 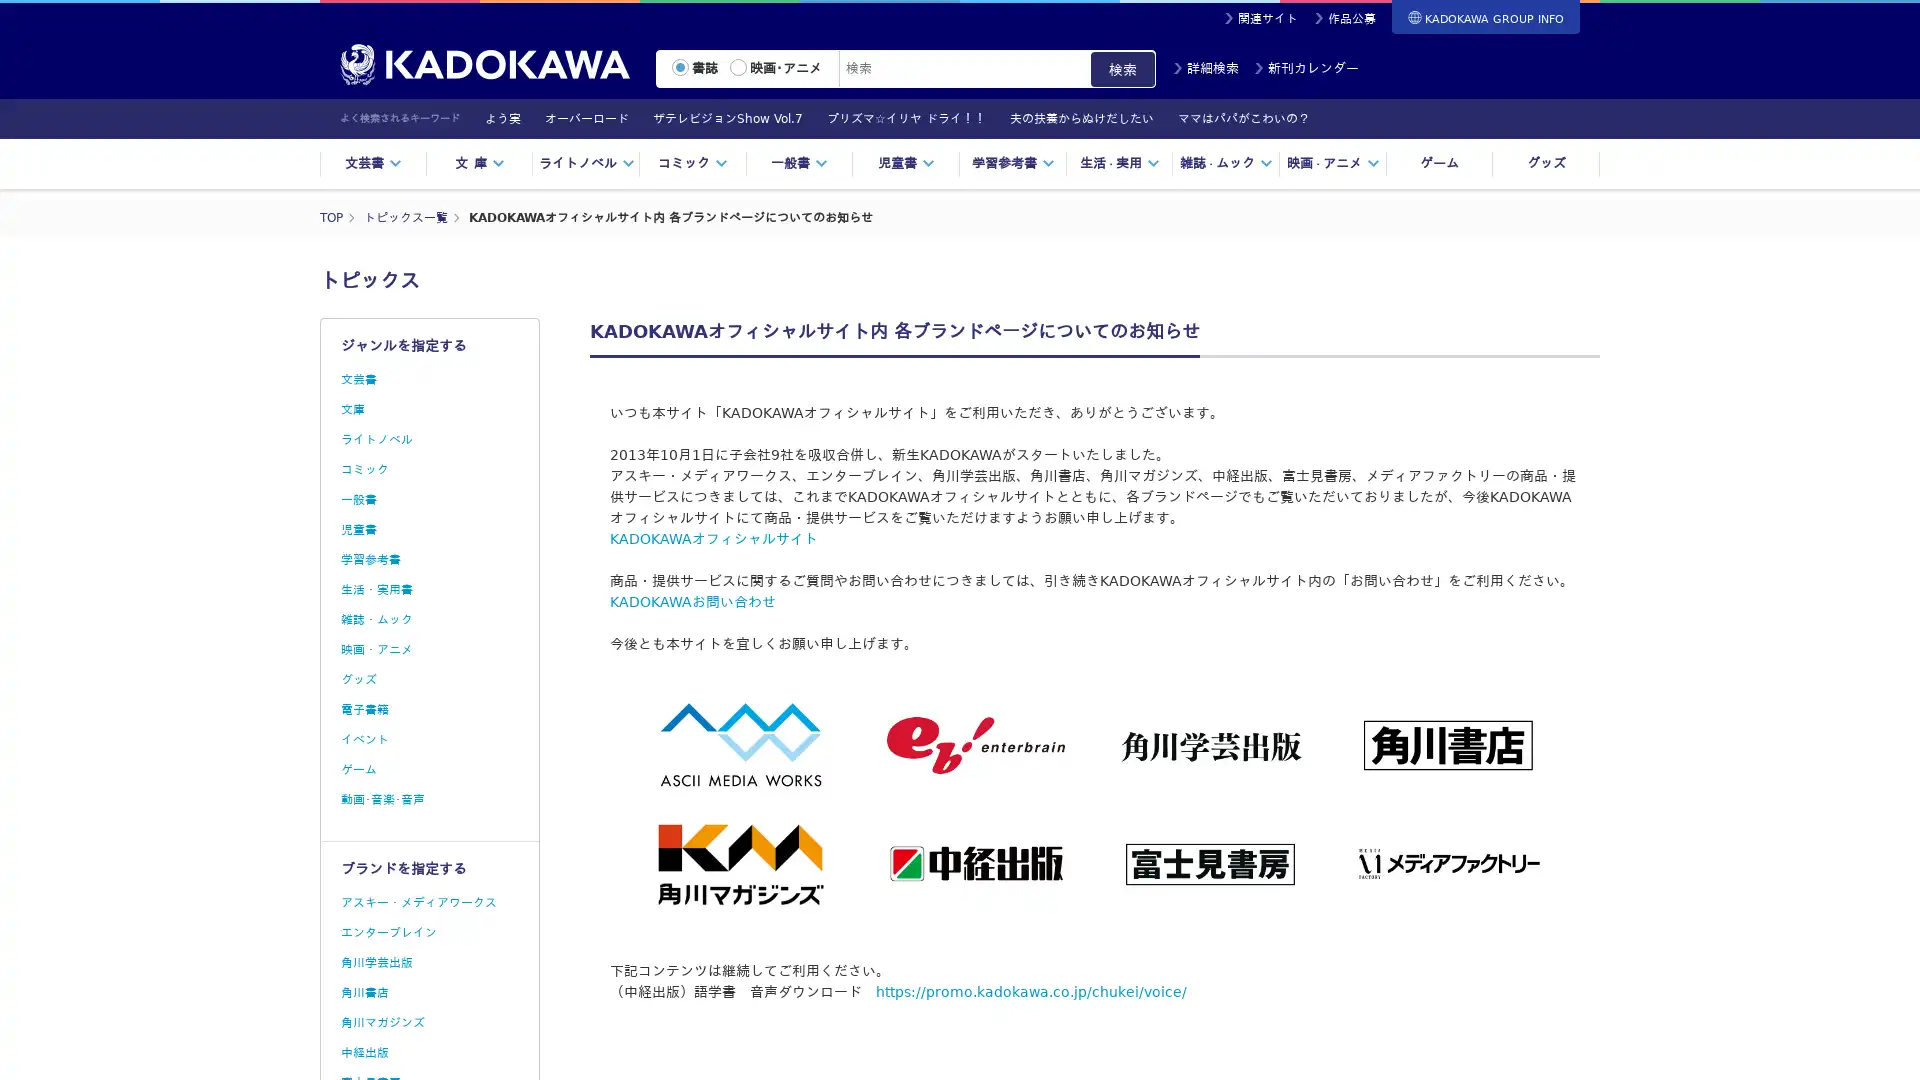 What do you see at coordinates (990, 150) in the screenshot?
I see `? 1` at bounding box center [990, 150].